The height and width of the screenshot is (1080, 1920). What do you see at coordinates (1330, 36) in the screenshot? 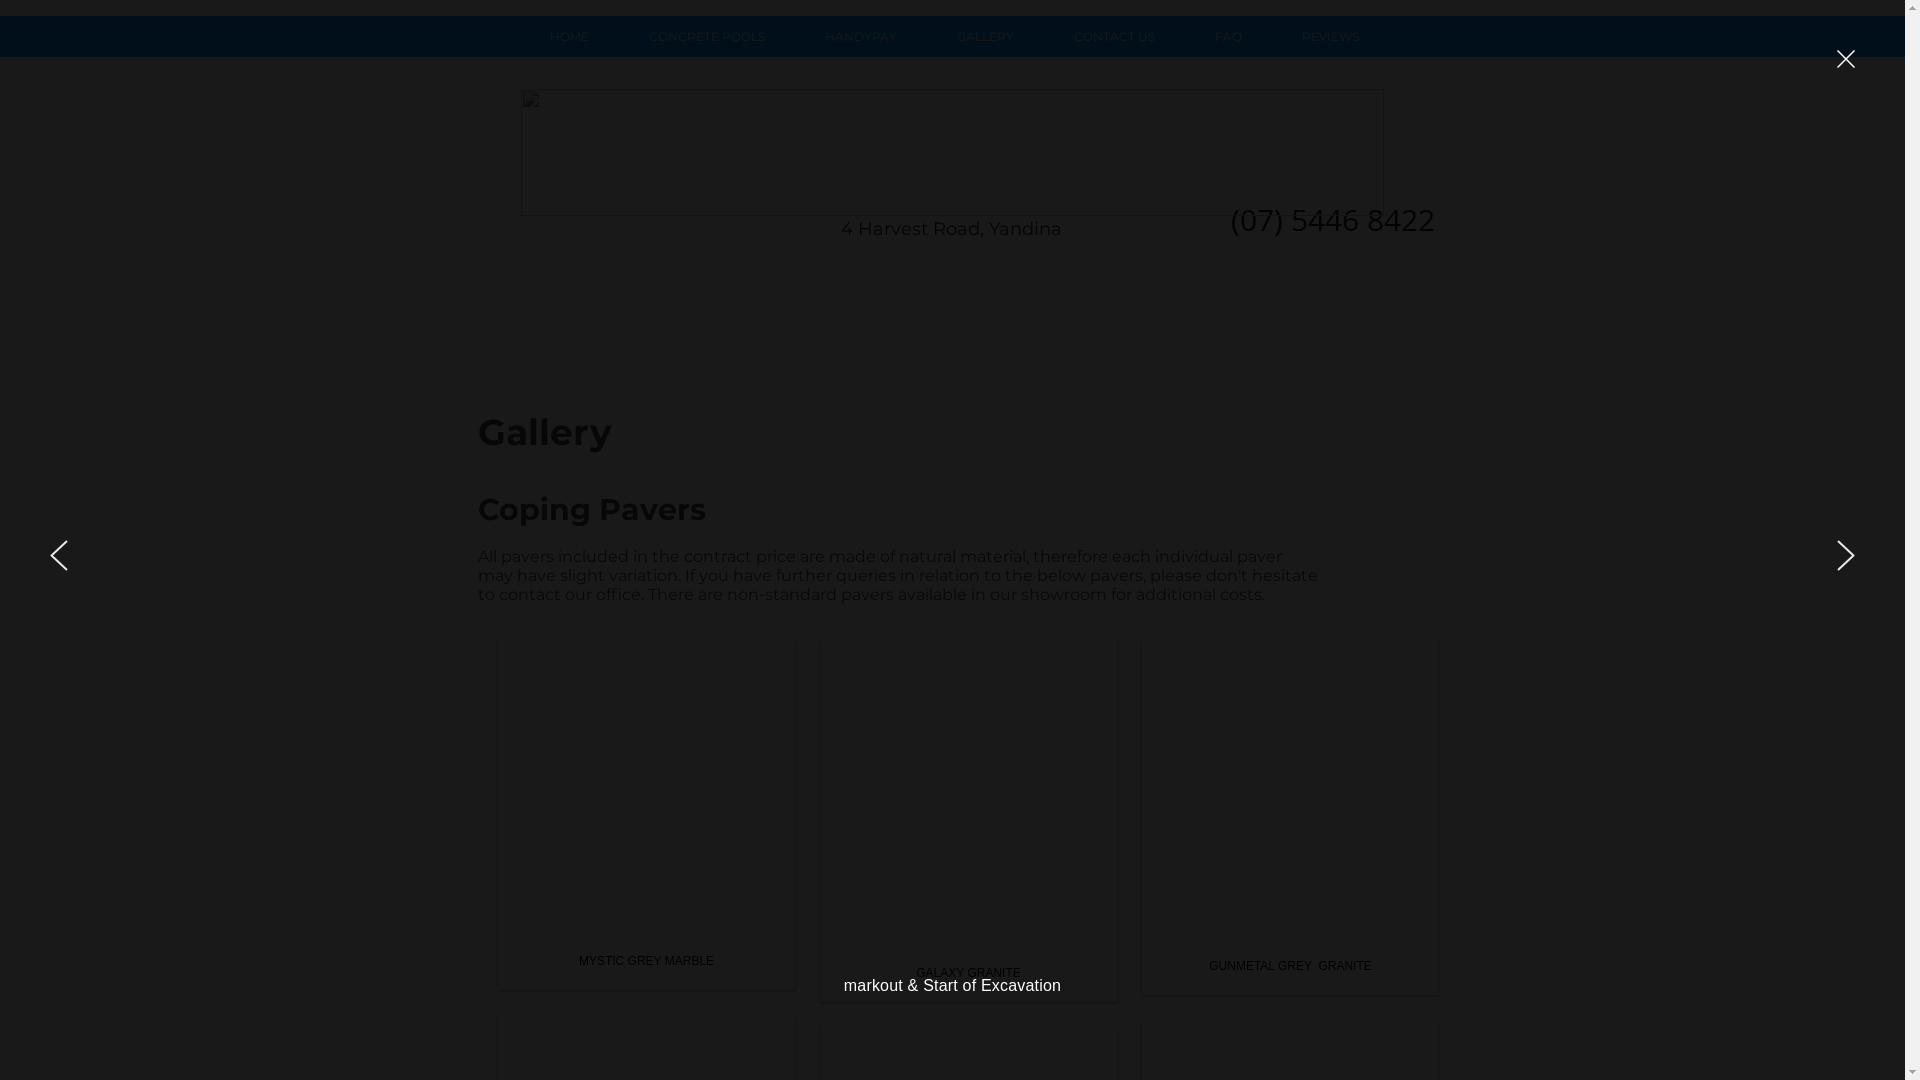
I see `'REVIEWS'` at bounding box center [1330, 36].